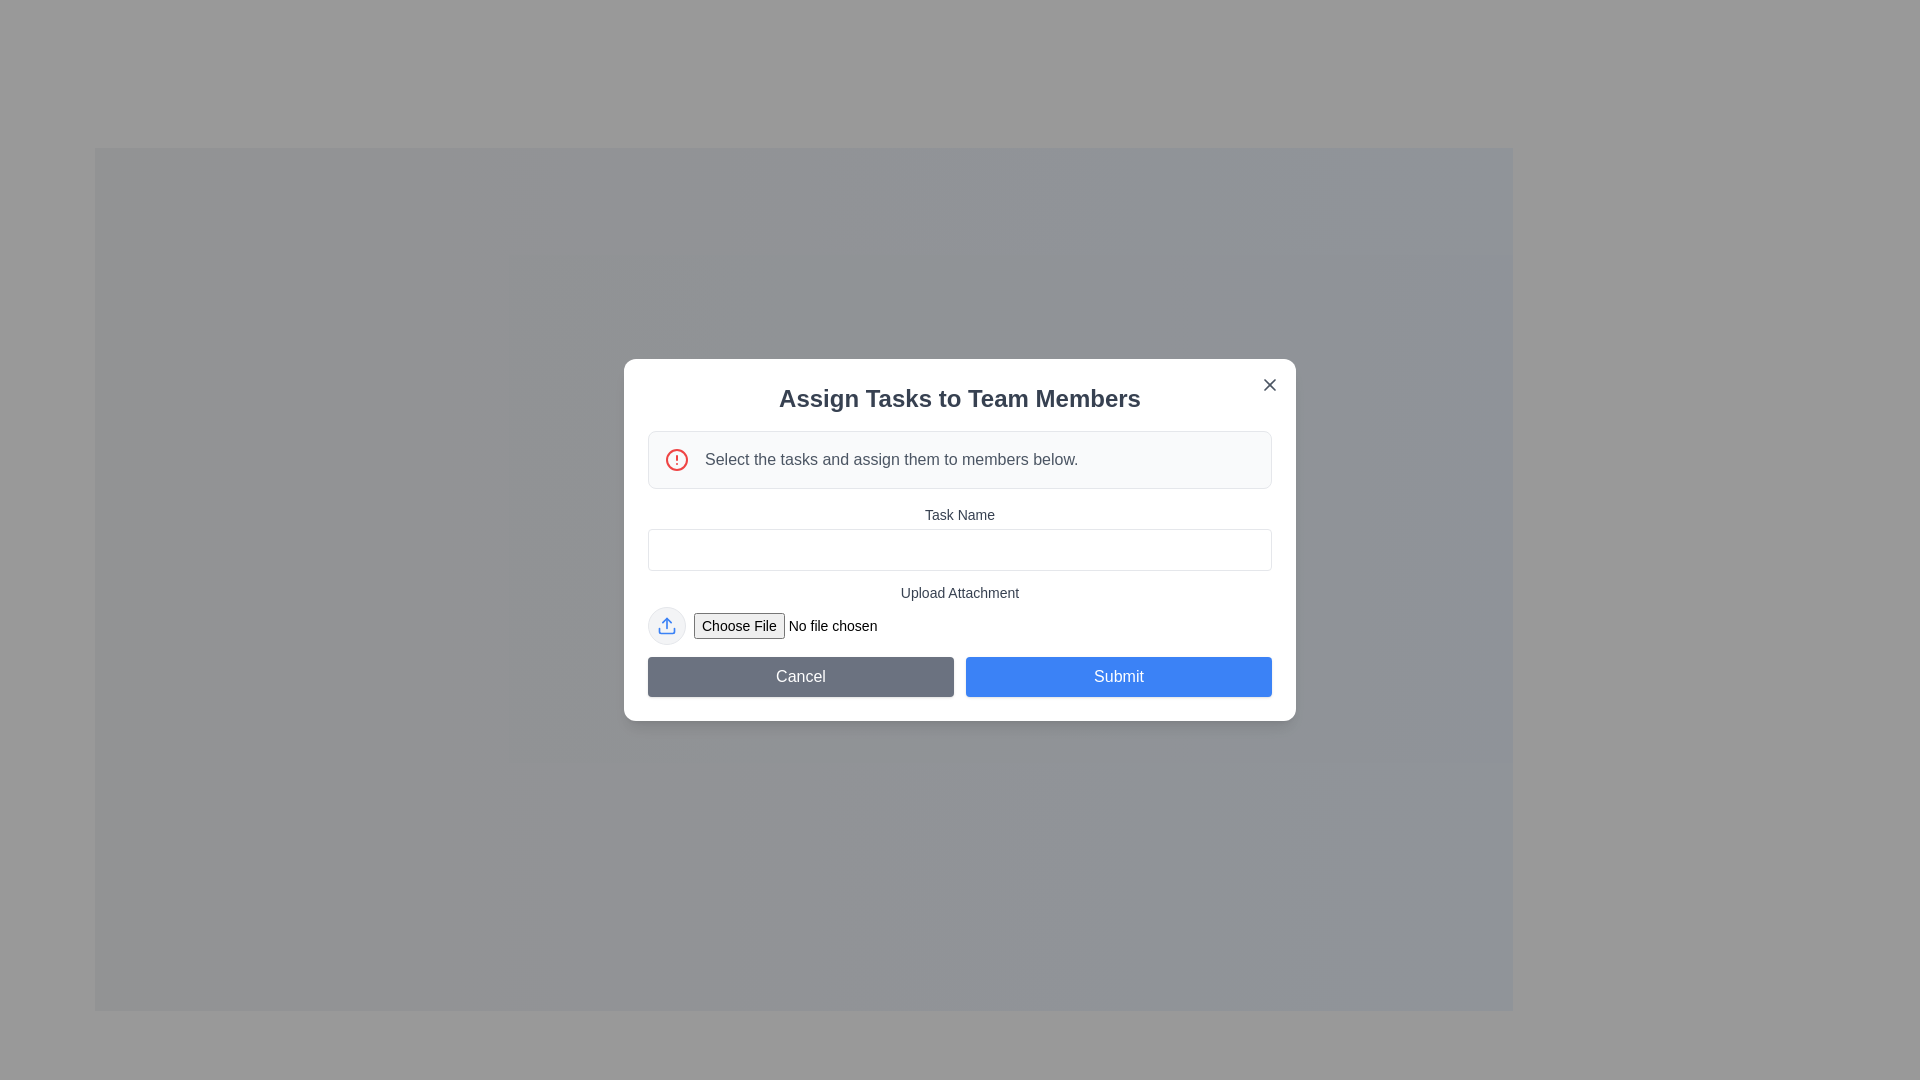  Describe the element at coordinates (1269, 385) in the screenshot. I see `the close button located at the top-right corner of the modal dialog to change its color` at that location.